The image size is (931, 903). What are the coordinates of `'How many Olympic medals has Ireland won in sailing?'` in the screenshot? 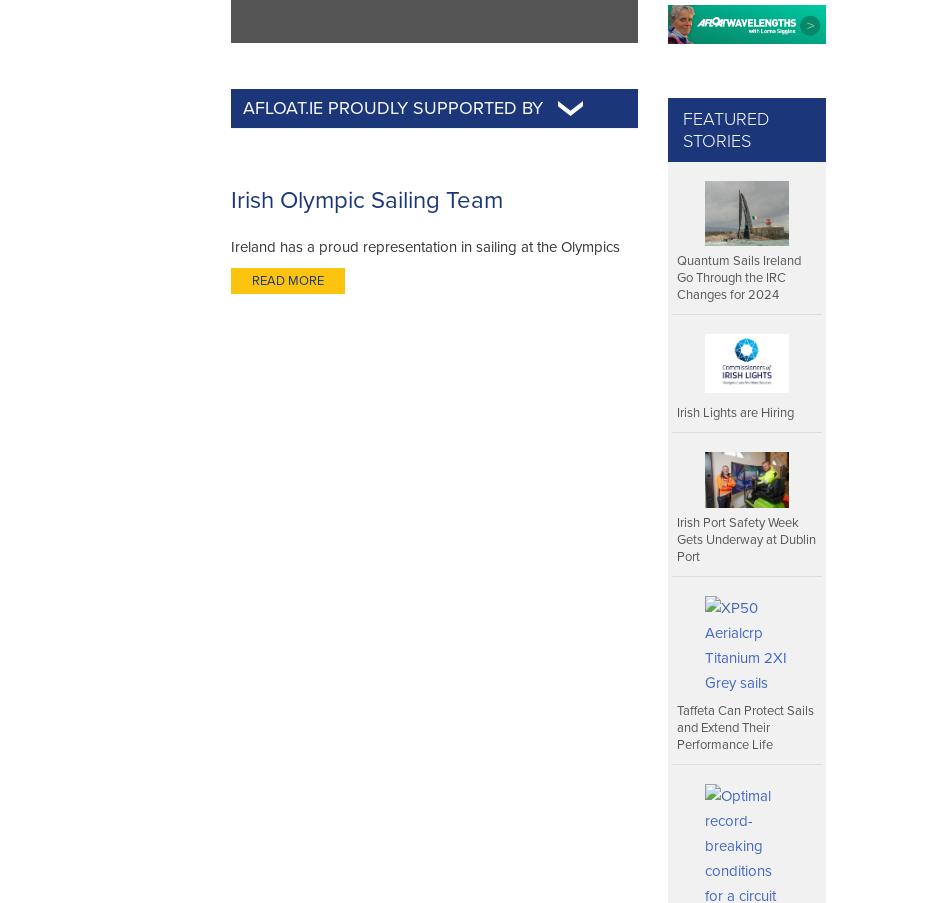 It's located at (245, 816).